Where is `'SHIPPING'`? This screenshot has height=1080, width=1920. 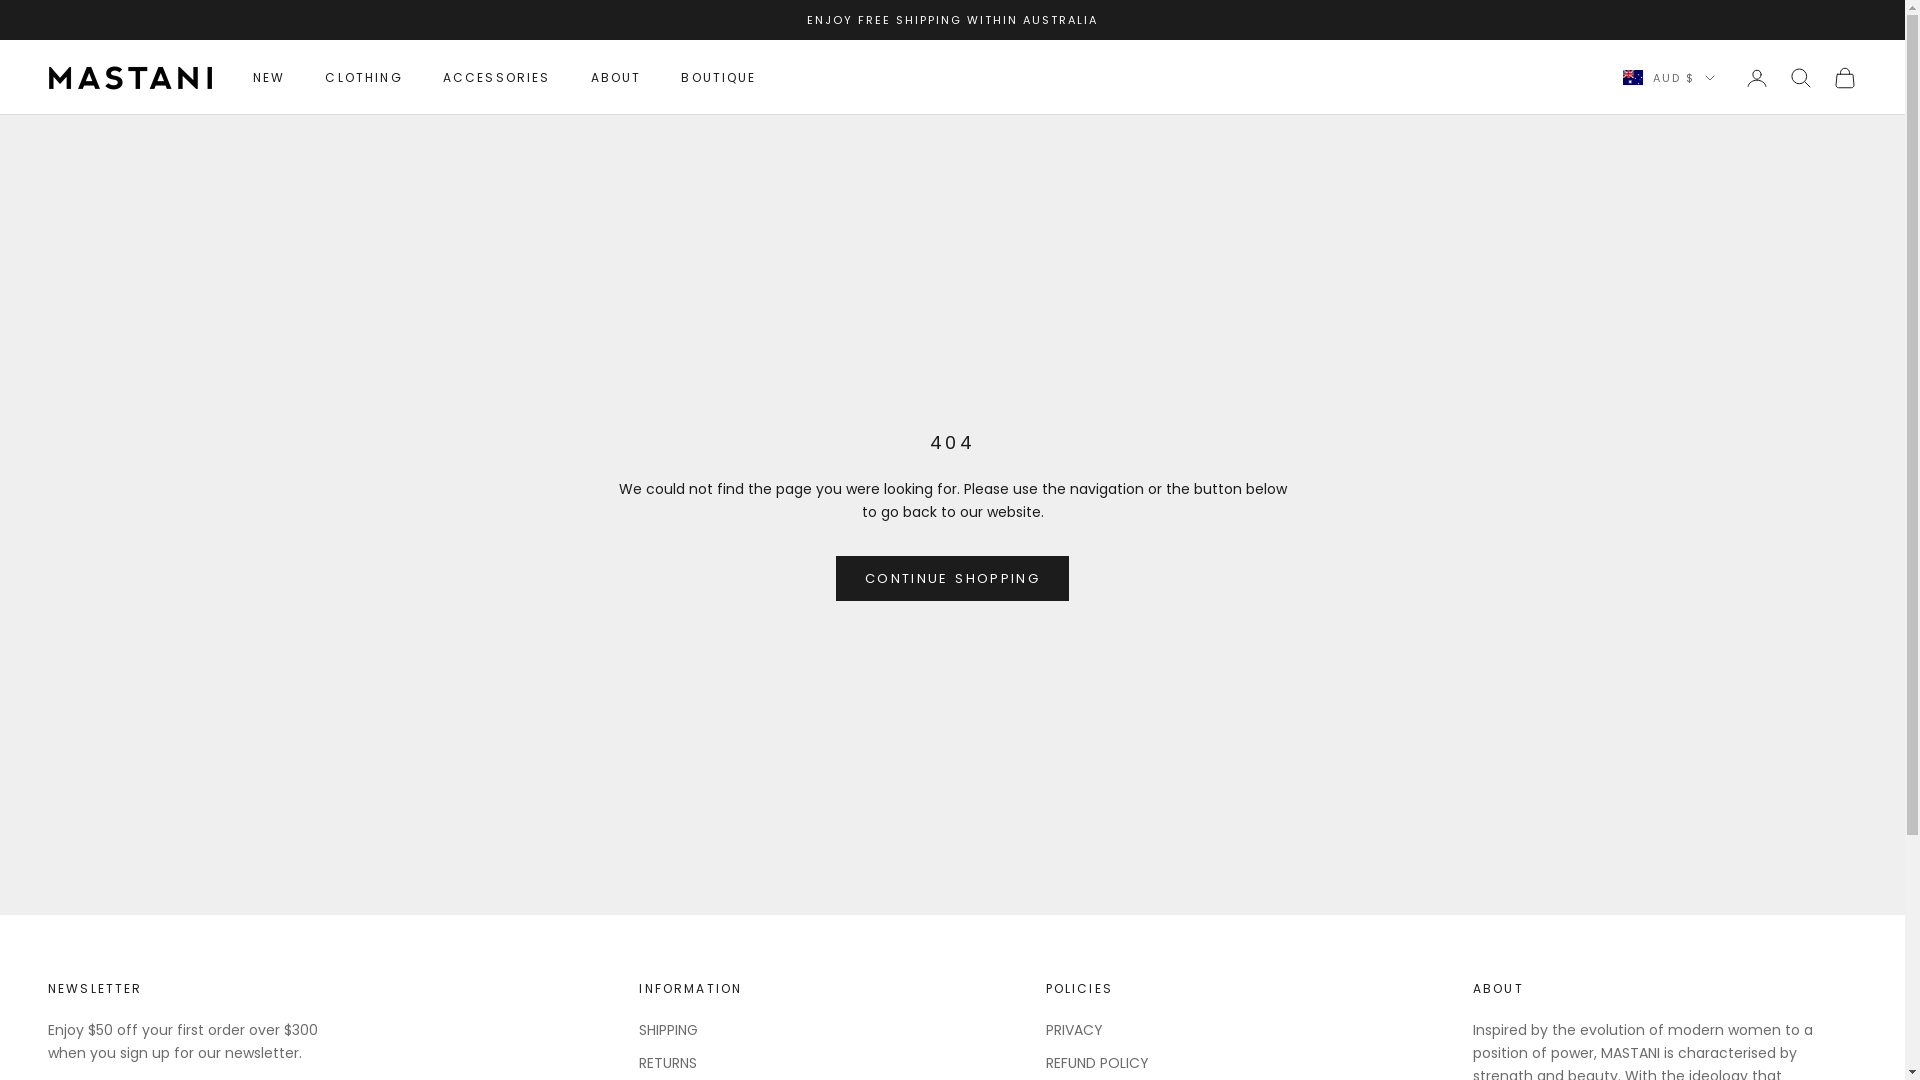 'SHIPPING' is located at coordinates (668, 1029).